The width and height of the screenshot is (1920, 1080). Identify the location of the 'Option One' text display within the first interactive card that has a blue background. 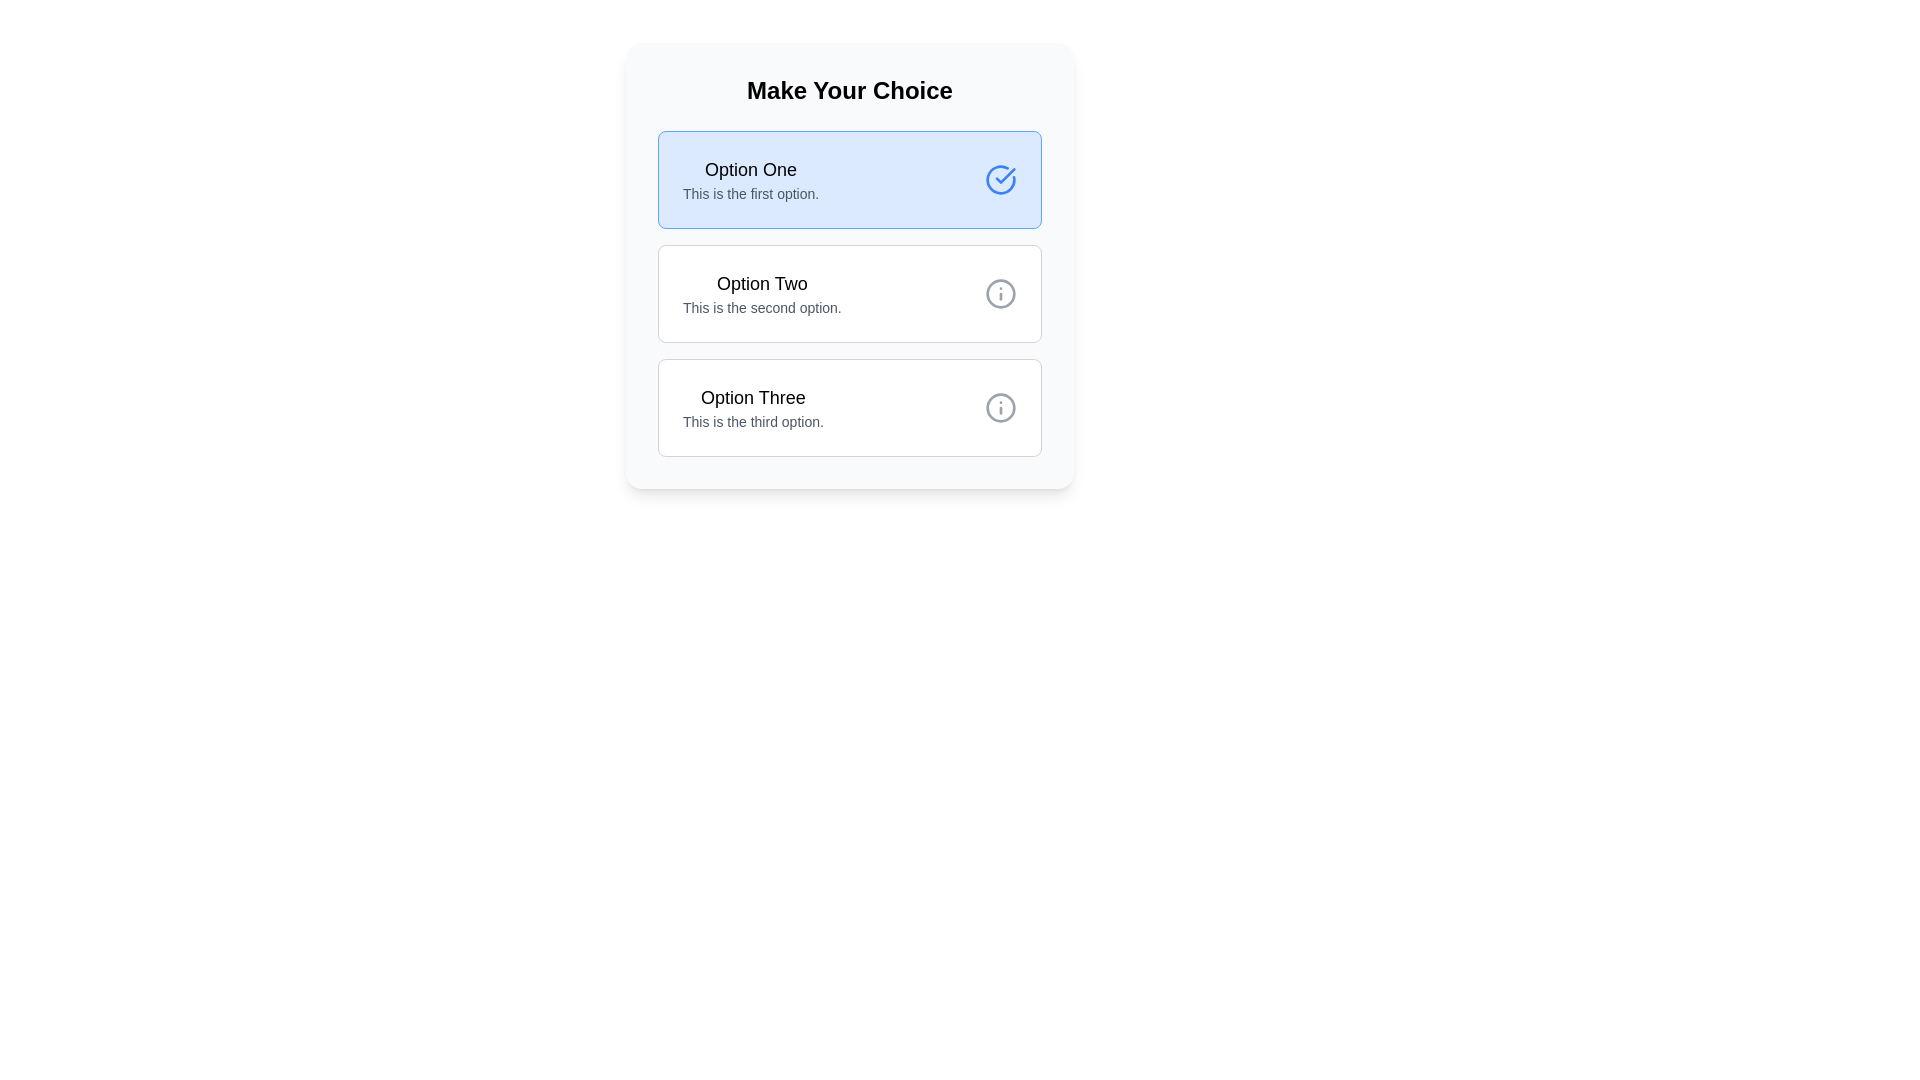
(750, 180).